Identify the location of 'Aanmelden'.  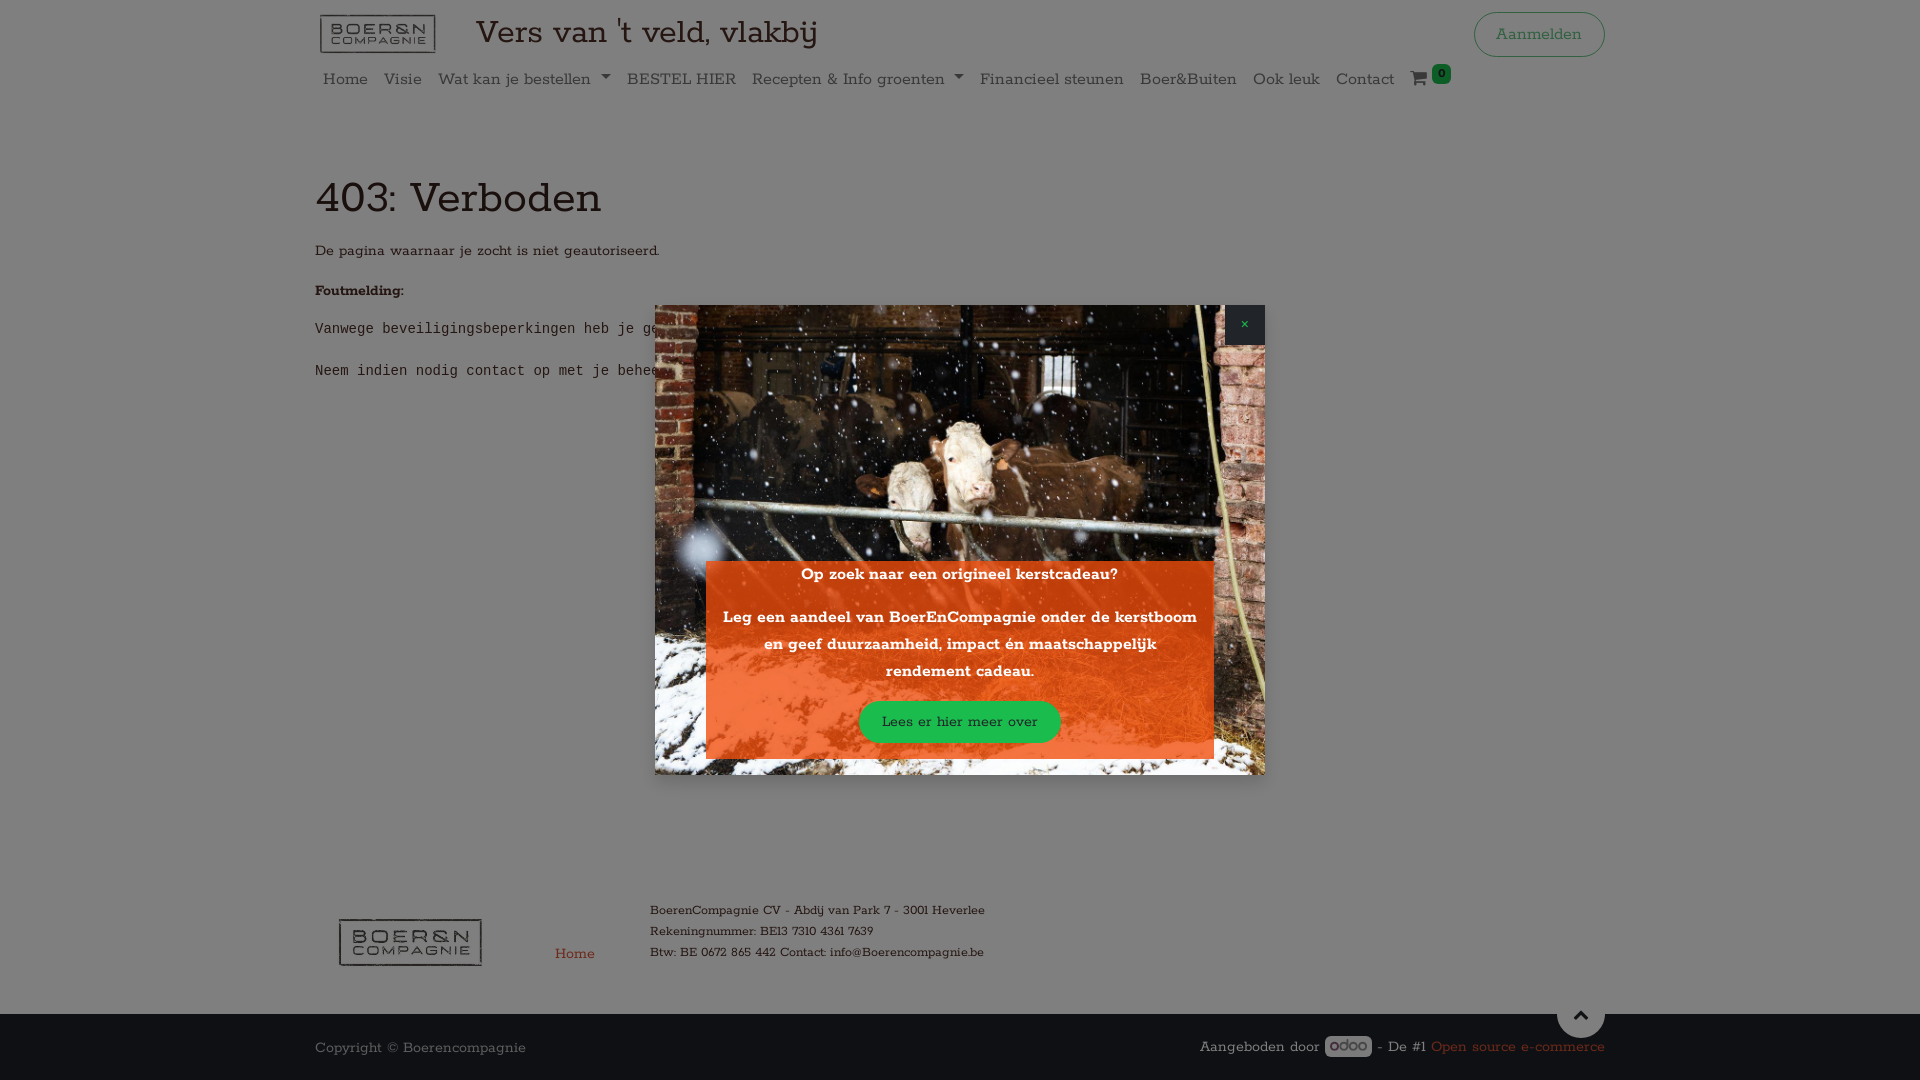
(1538, 34).